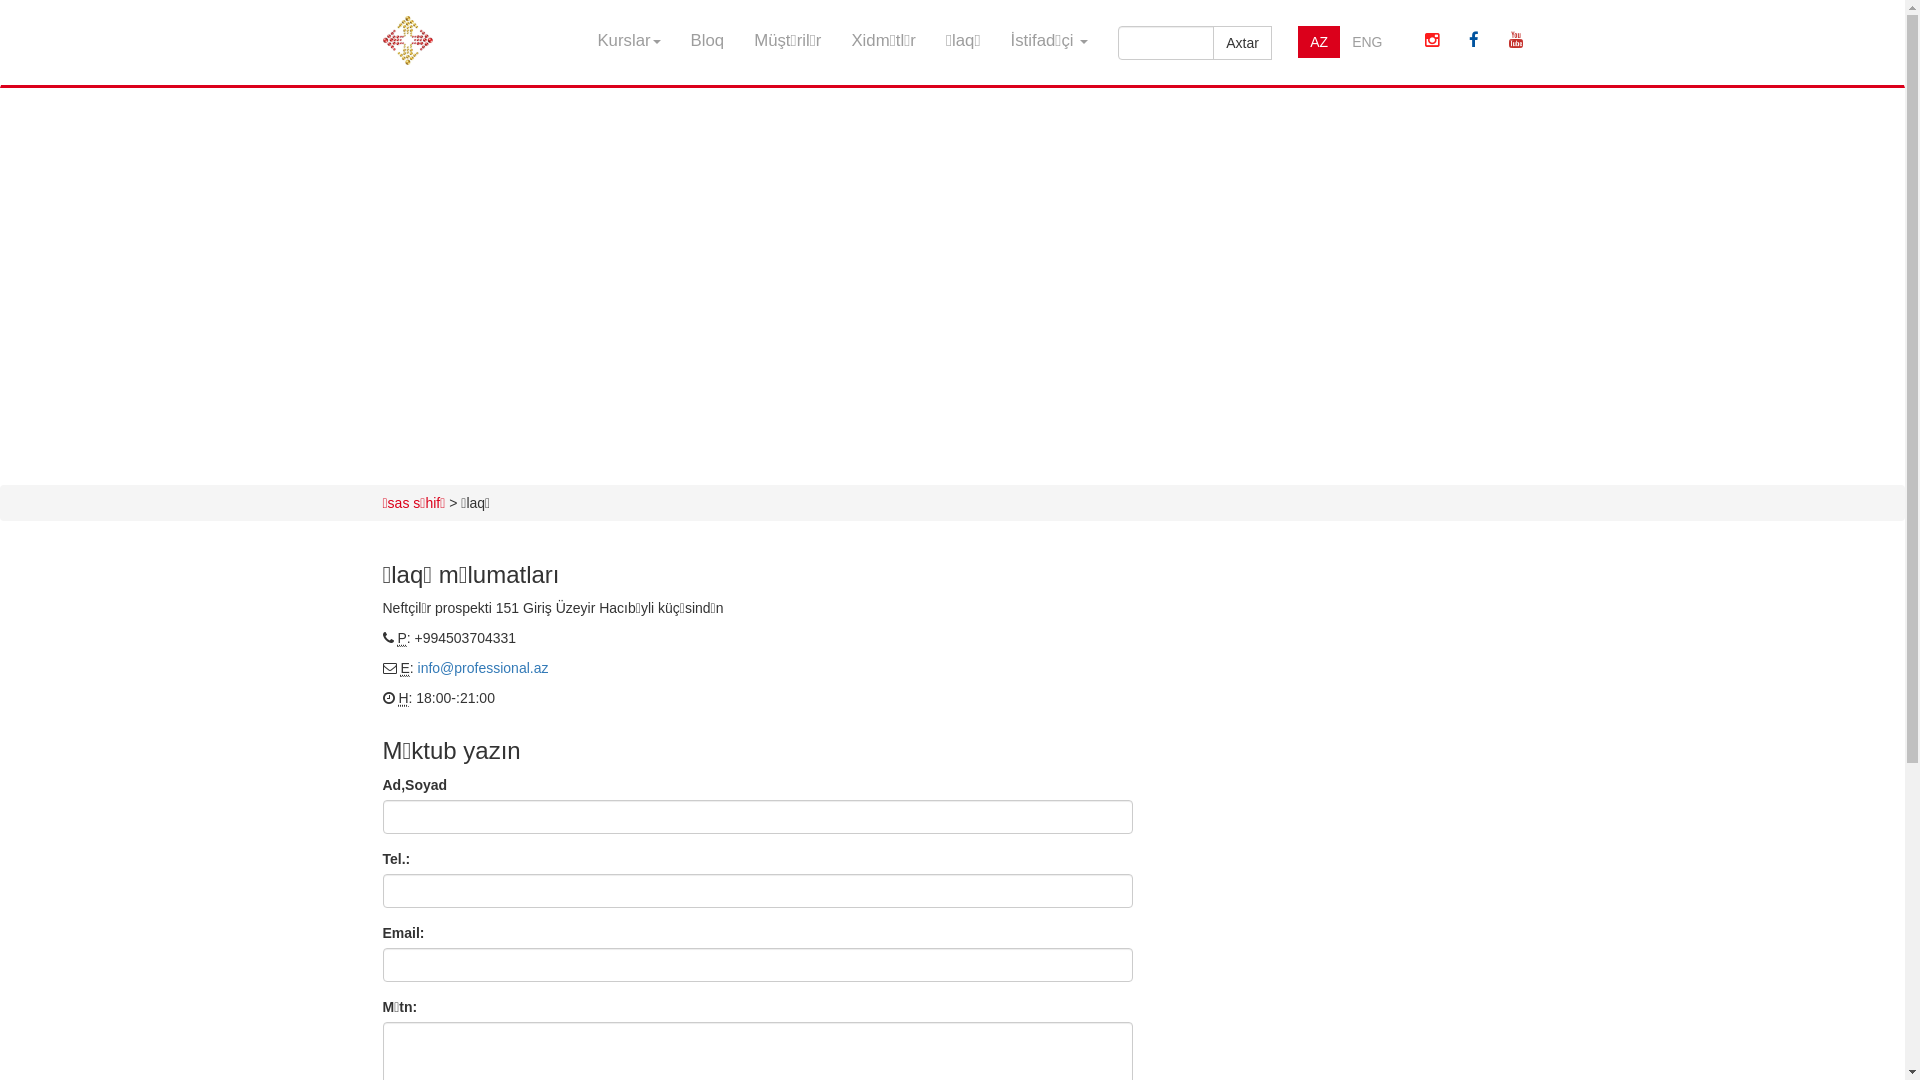 The height and width of the screenshot is (1080, 1920). Describe the element at coordinates (1516, 41) in the screenshot. I see `'youtube'` at that location.